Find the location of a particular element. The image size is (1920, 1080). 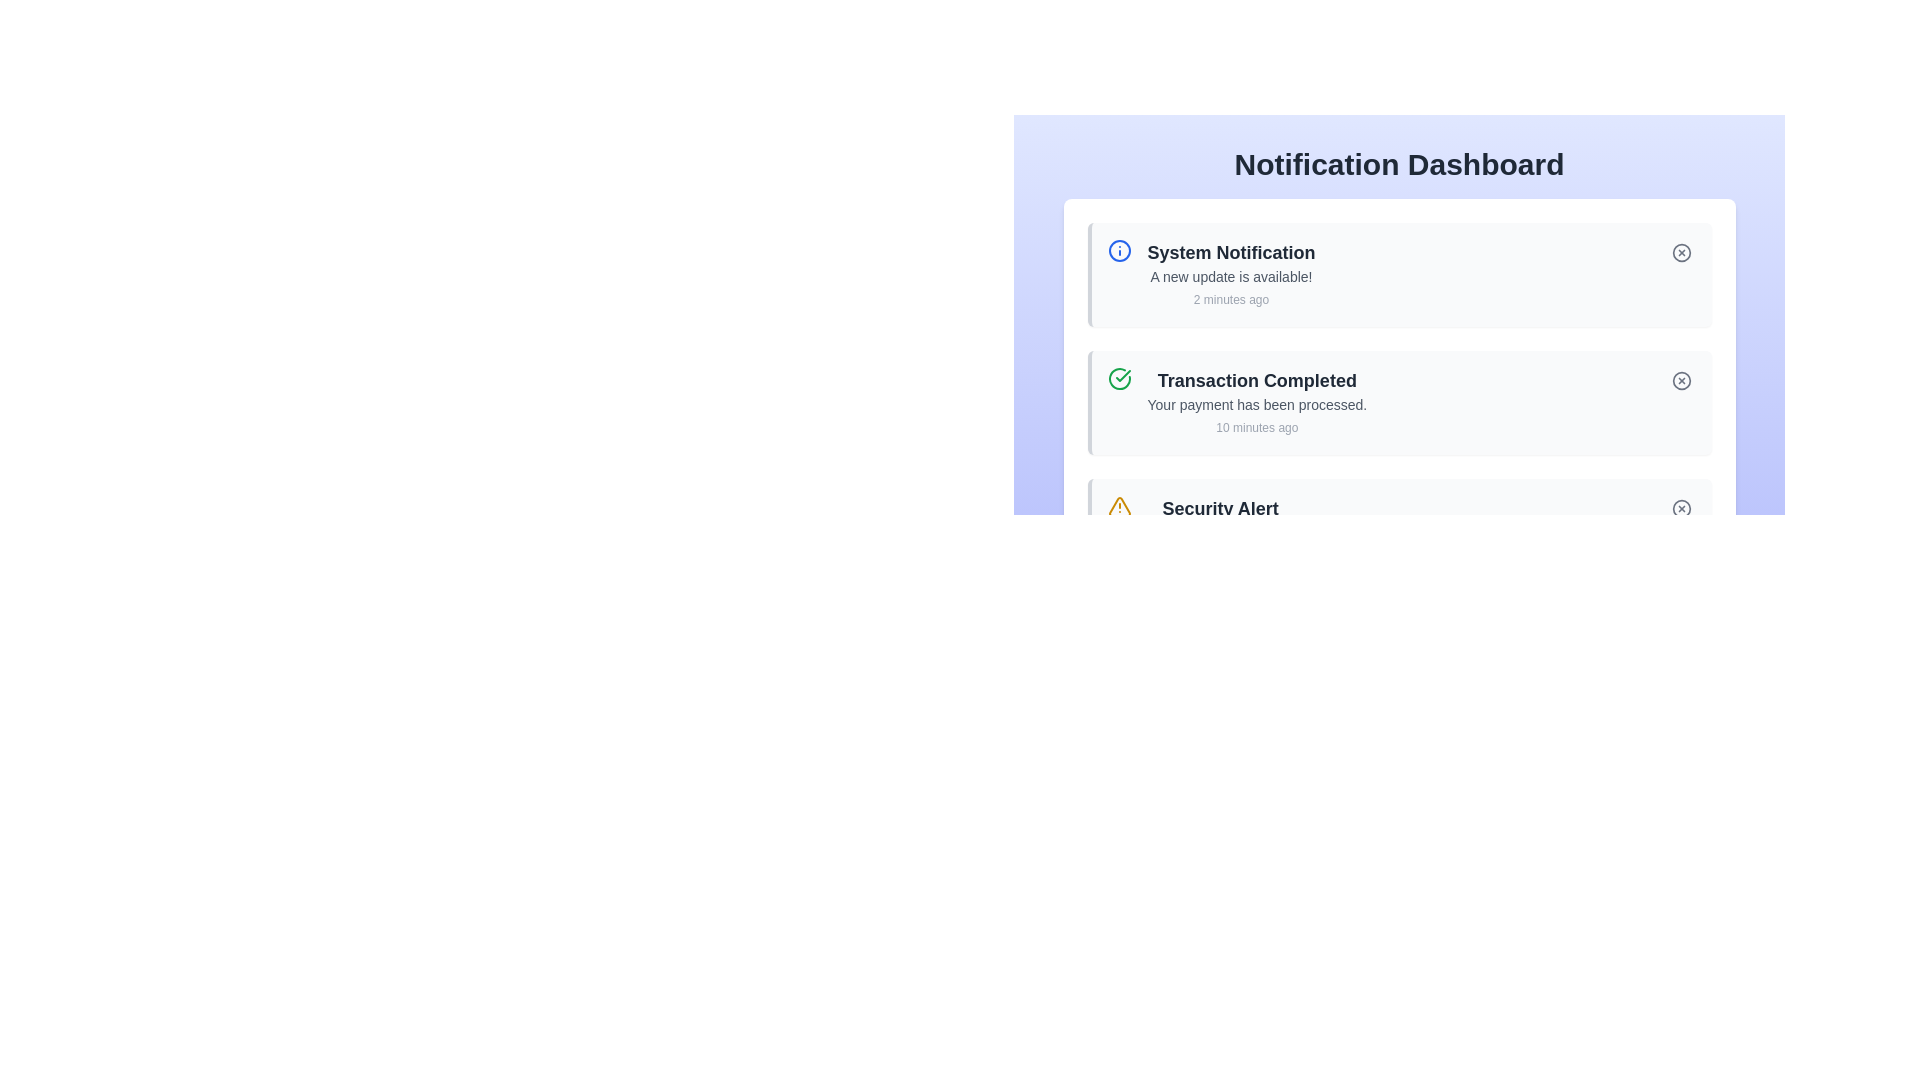

the dismiss or close button icon located at the far right of the 'Transaction Completed' notification card is located at coordinates (1680, 381).